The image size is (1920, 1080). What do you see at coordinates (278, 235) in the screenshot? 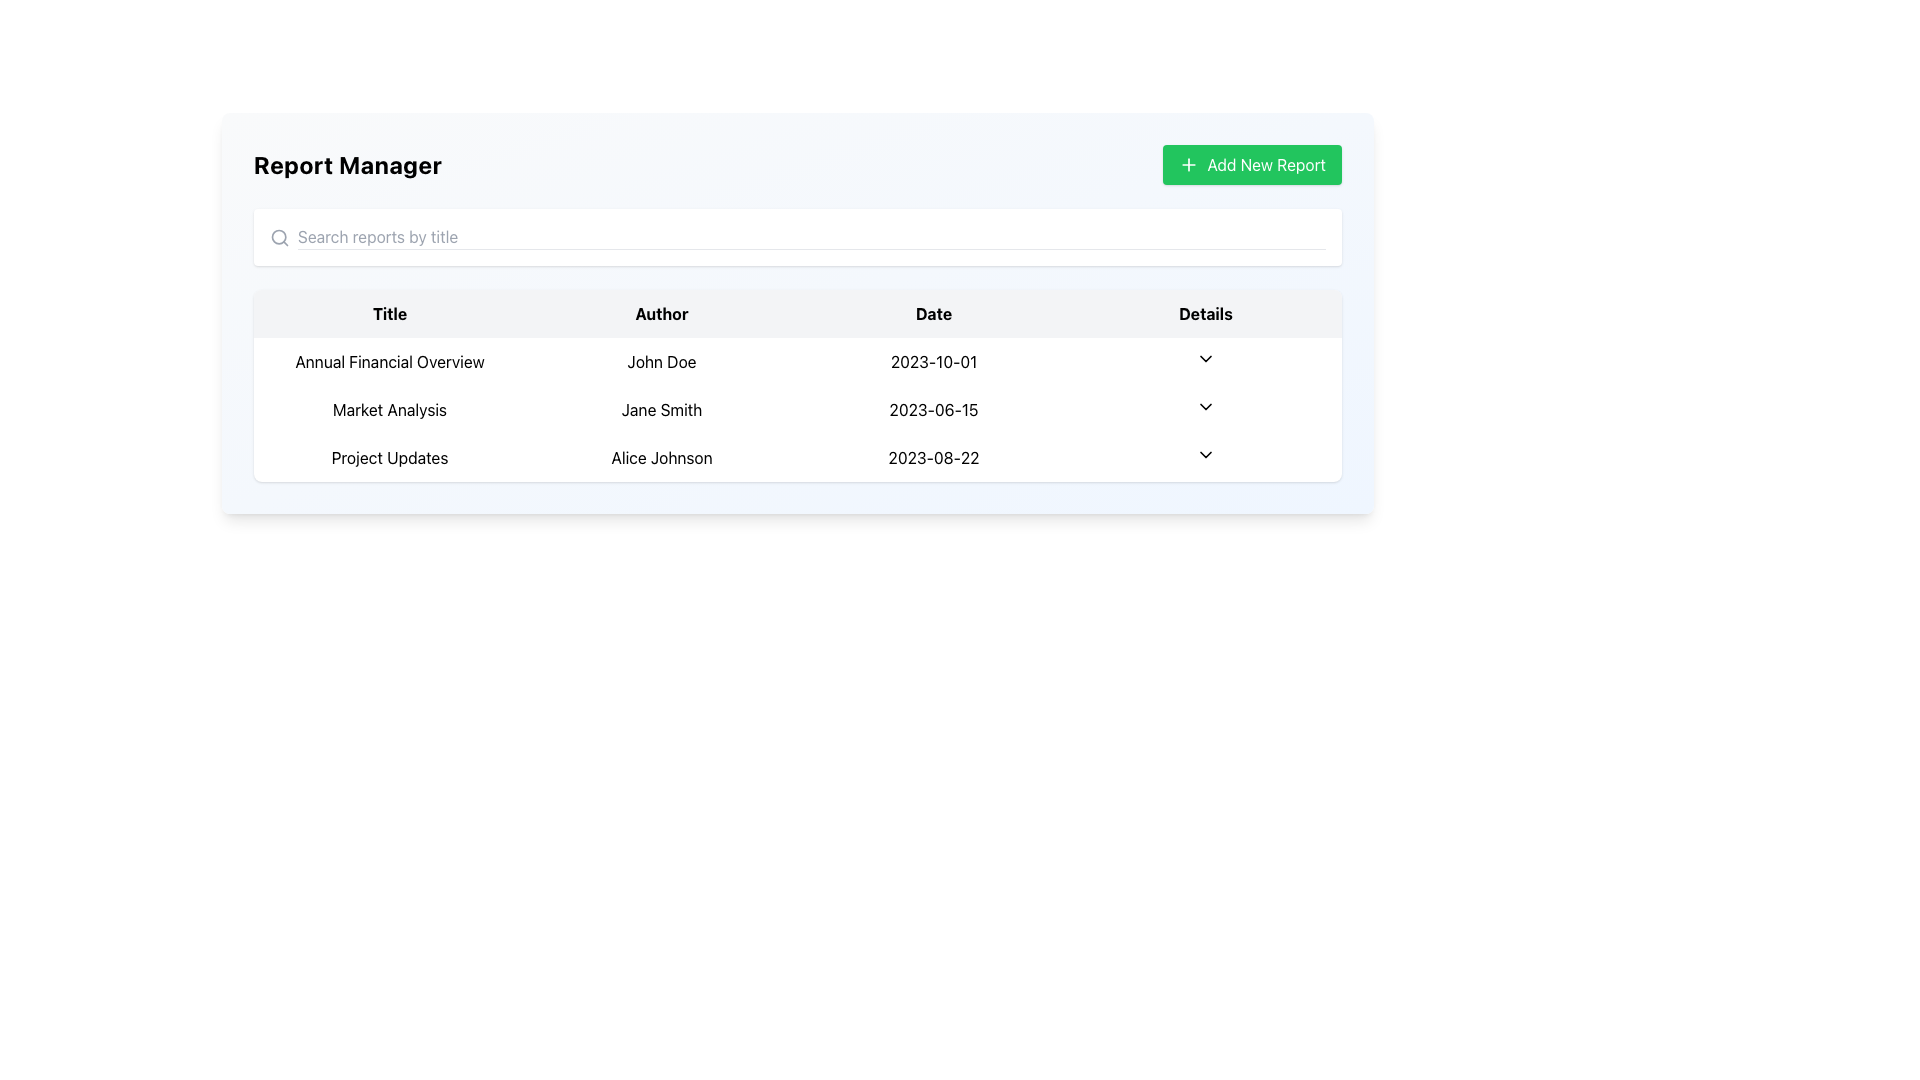
I see `the inner circle of the magnifying glass icon, which represents the search functionality, located left of the 'Search reports by title' input box` at bounding box center [278, 235].